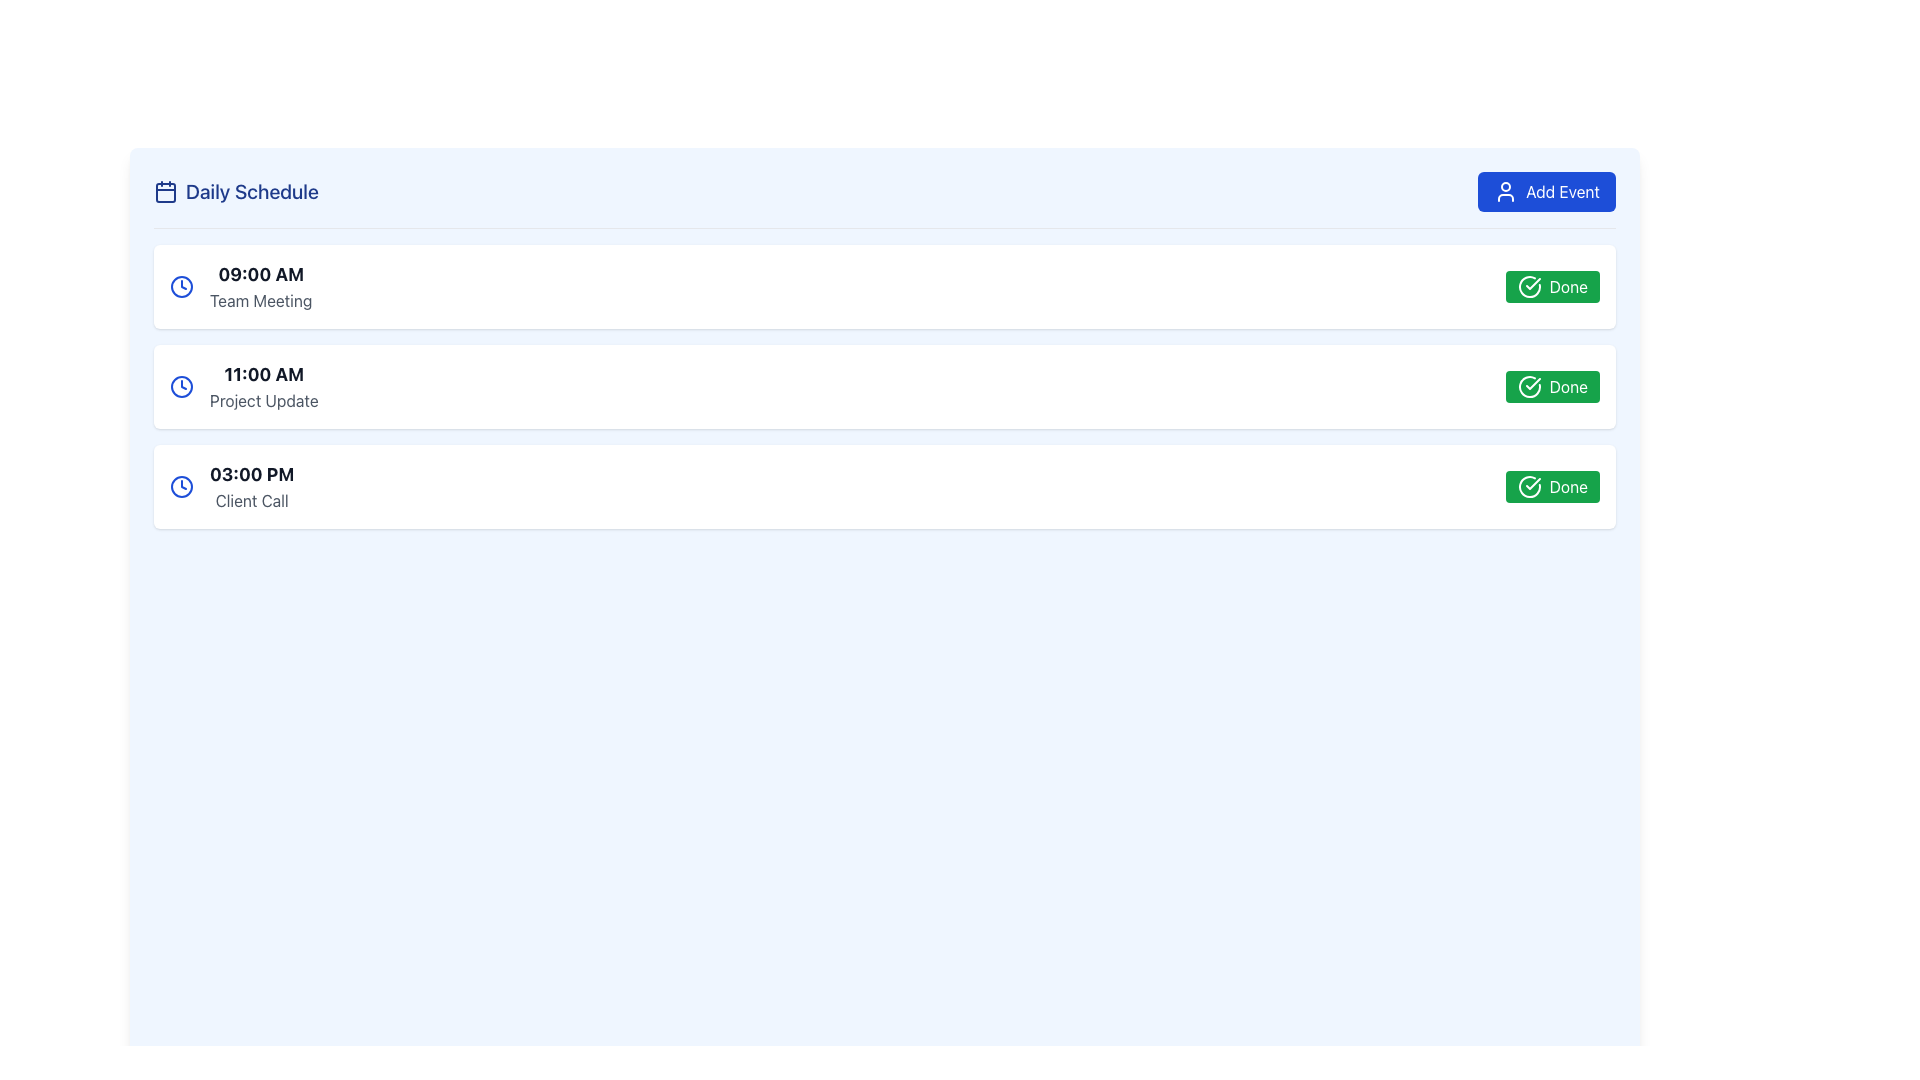  What do you see at coordinates (263, 401) in the screenshot?
I see `the text label displaying 'Project Update', which is styled with a gray font color and located below the '11:00 AM' label in the schedule entry block` at bounding box center [263, 401].